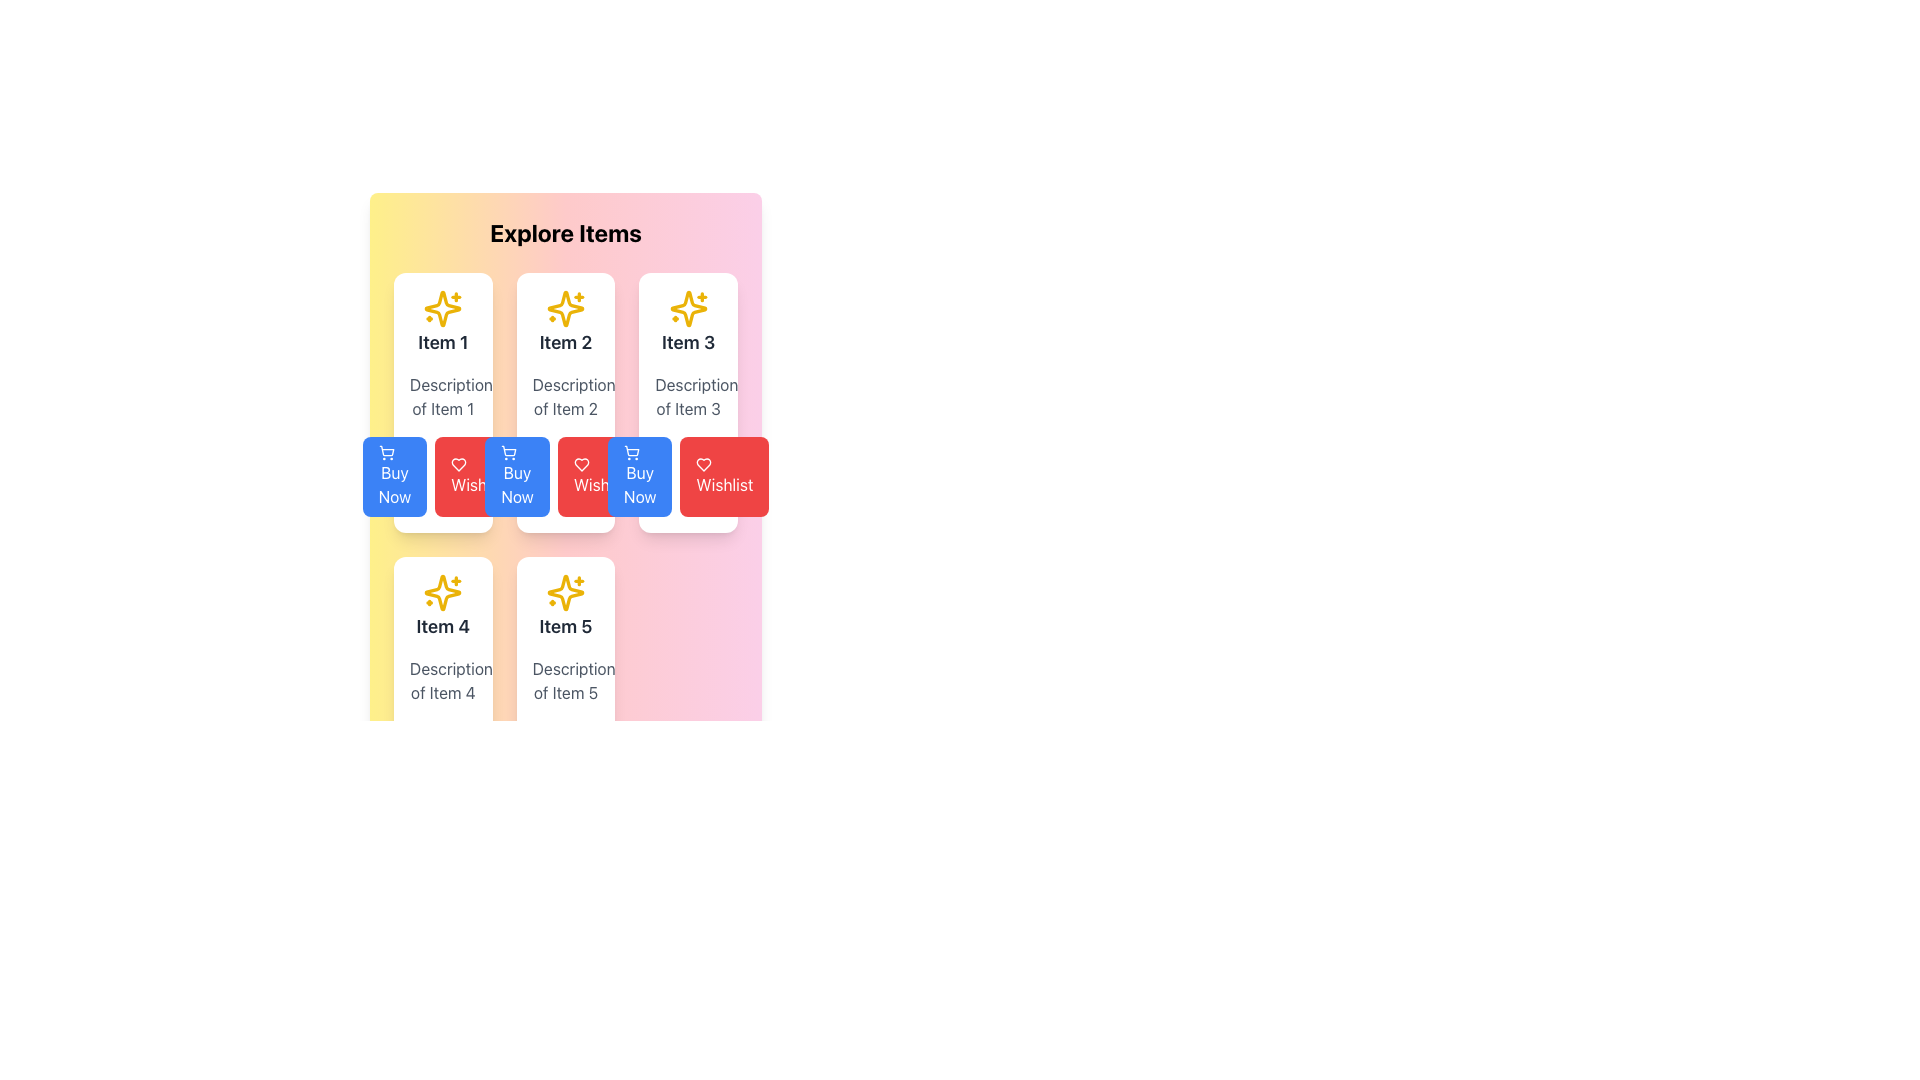  I want to click on the decorative sparkle icon representing 'Item 5' located at the top center of the card in the bottom row, second column of the grid, so click(565, 592).